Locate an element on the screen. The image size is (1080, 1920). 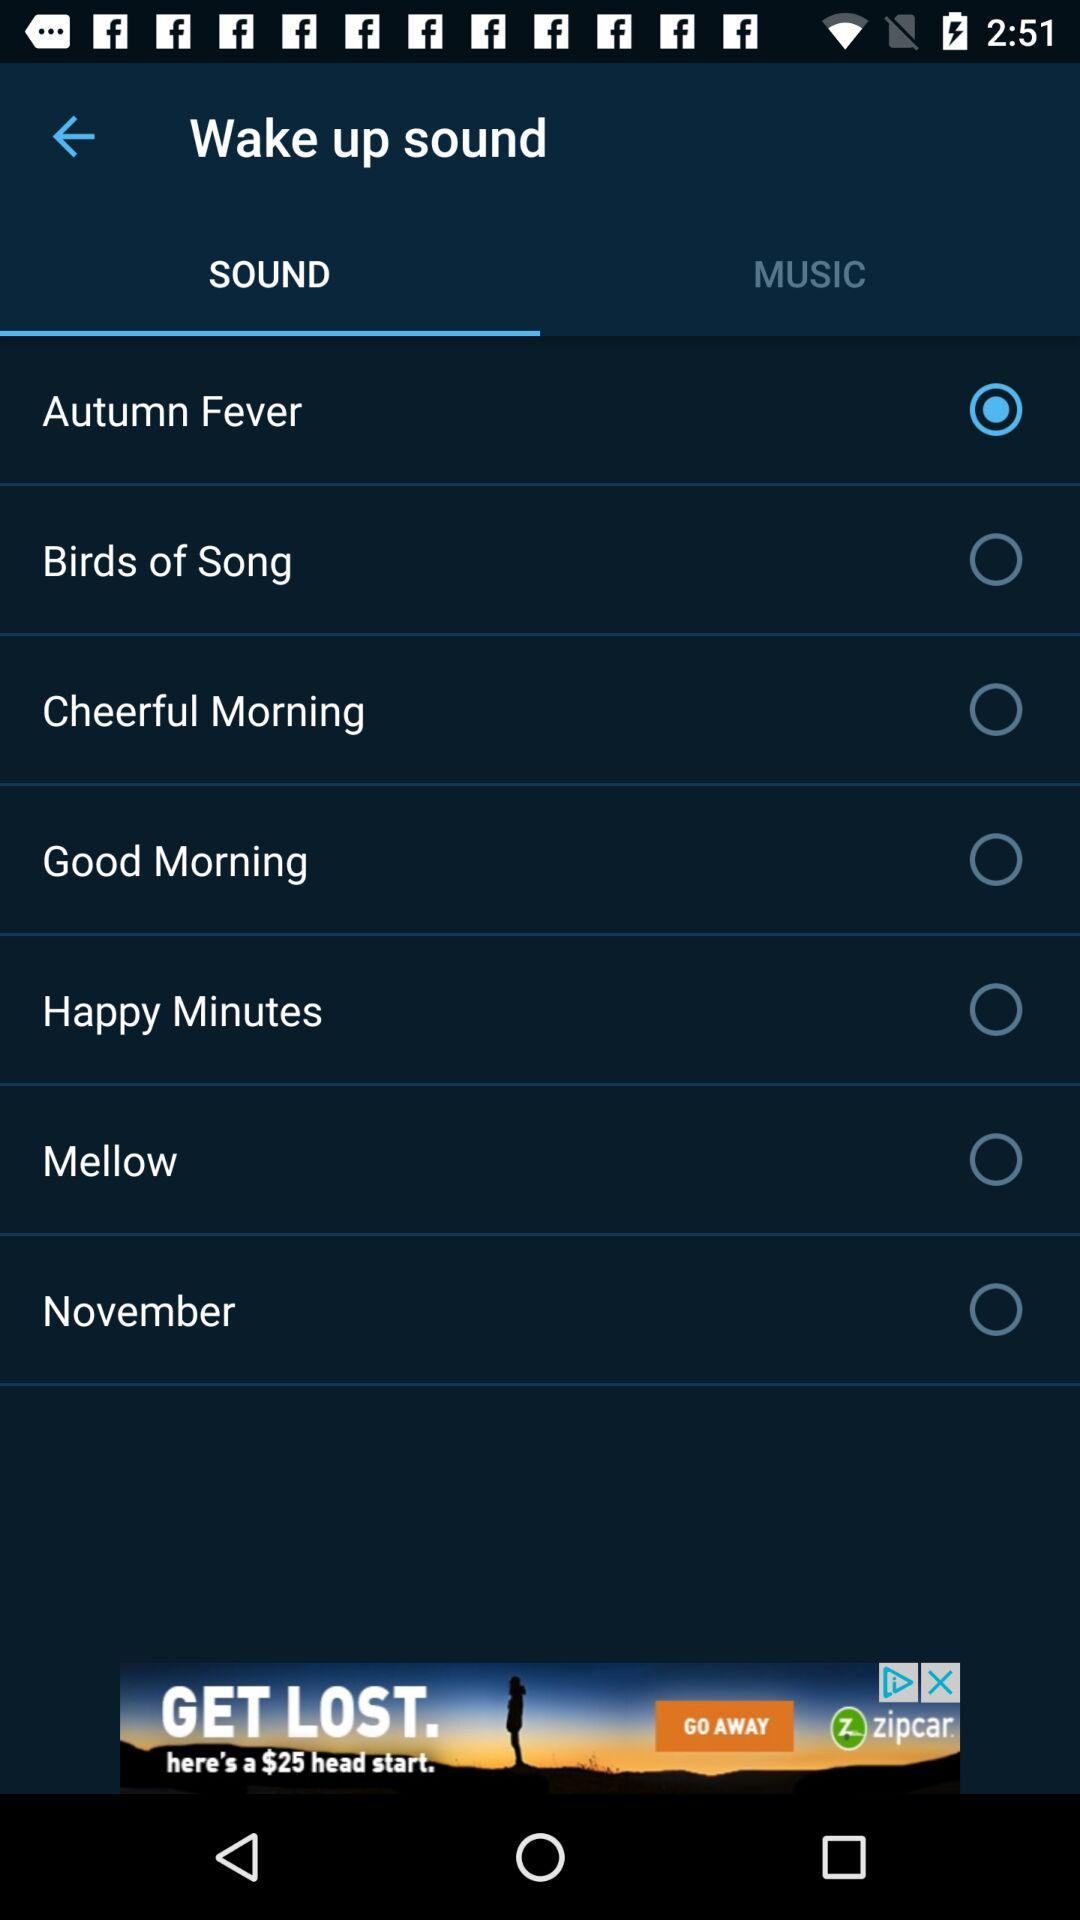
advertisement get lost is located at coordinates (540, 1727).